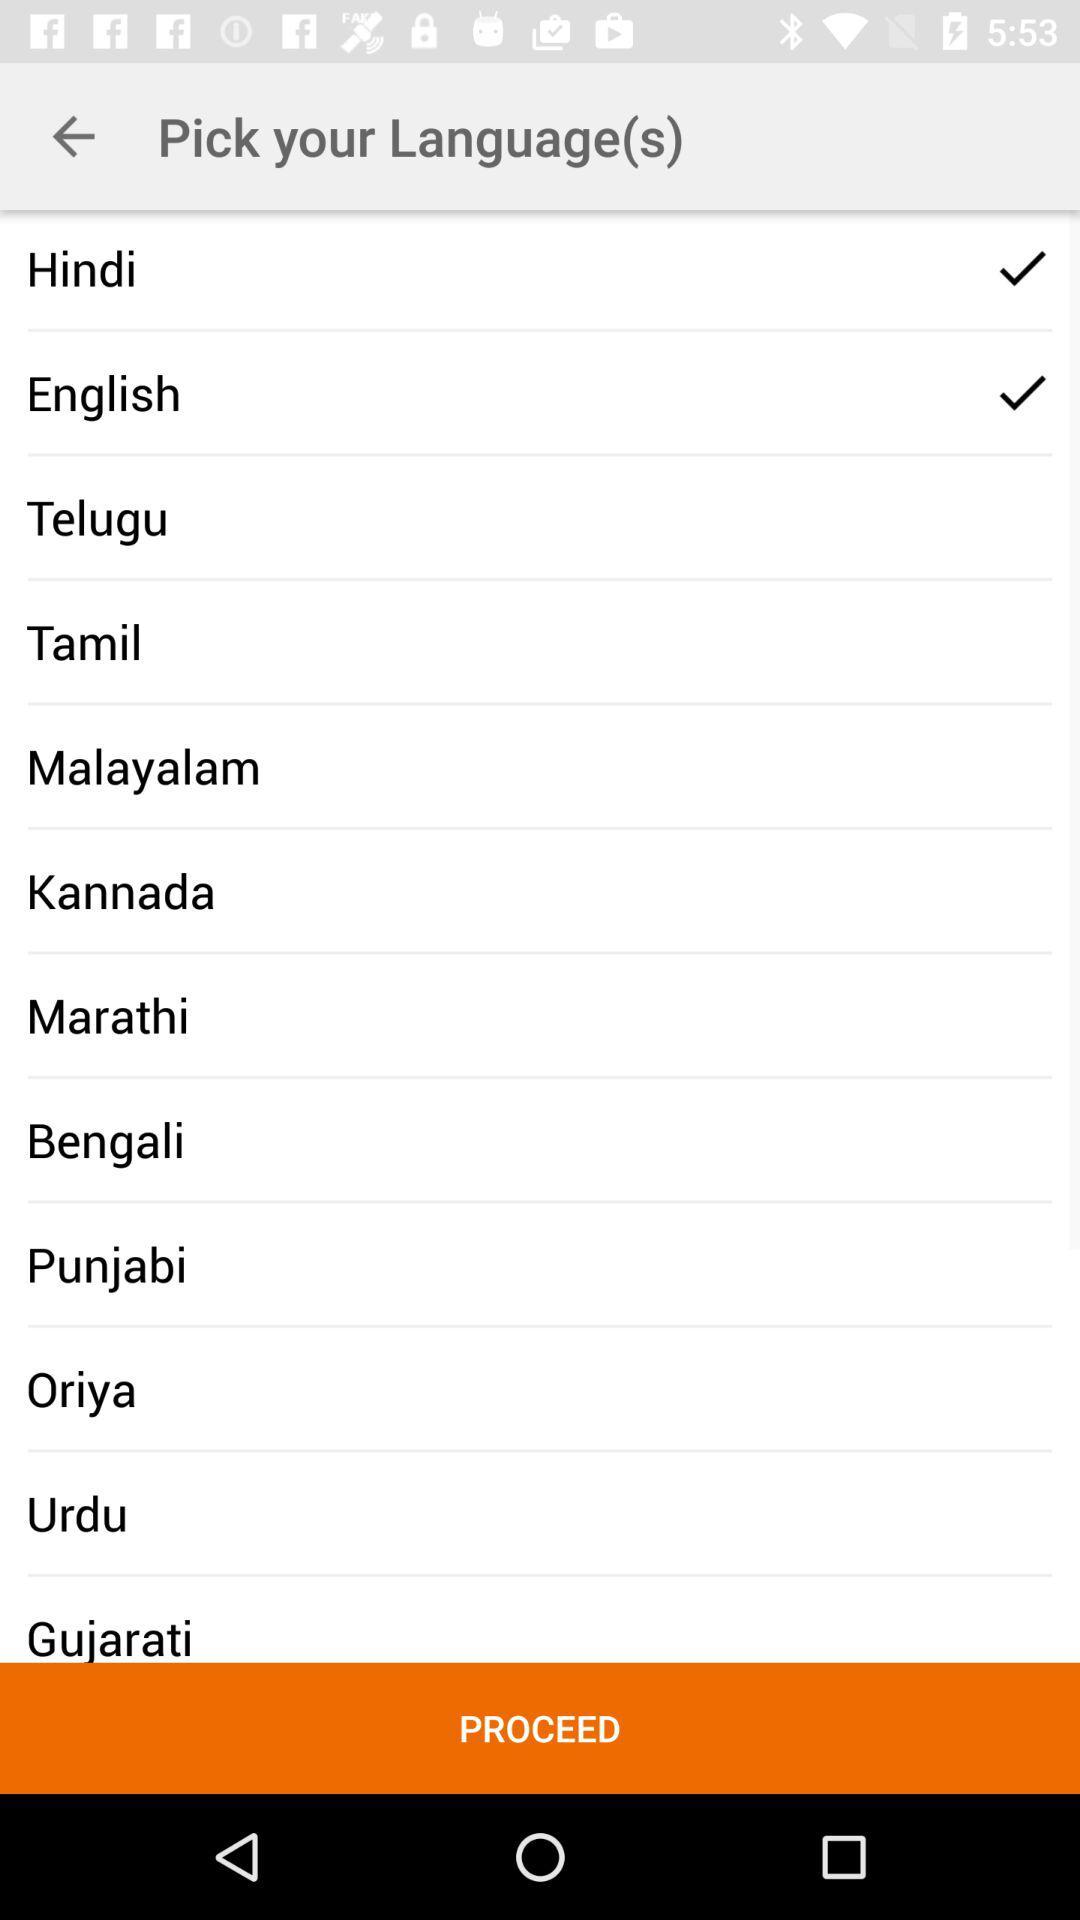 The width and height of the screenshot is (1080, 1920). I want to click on the urdu item, so click(76, 1513).